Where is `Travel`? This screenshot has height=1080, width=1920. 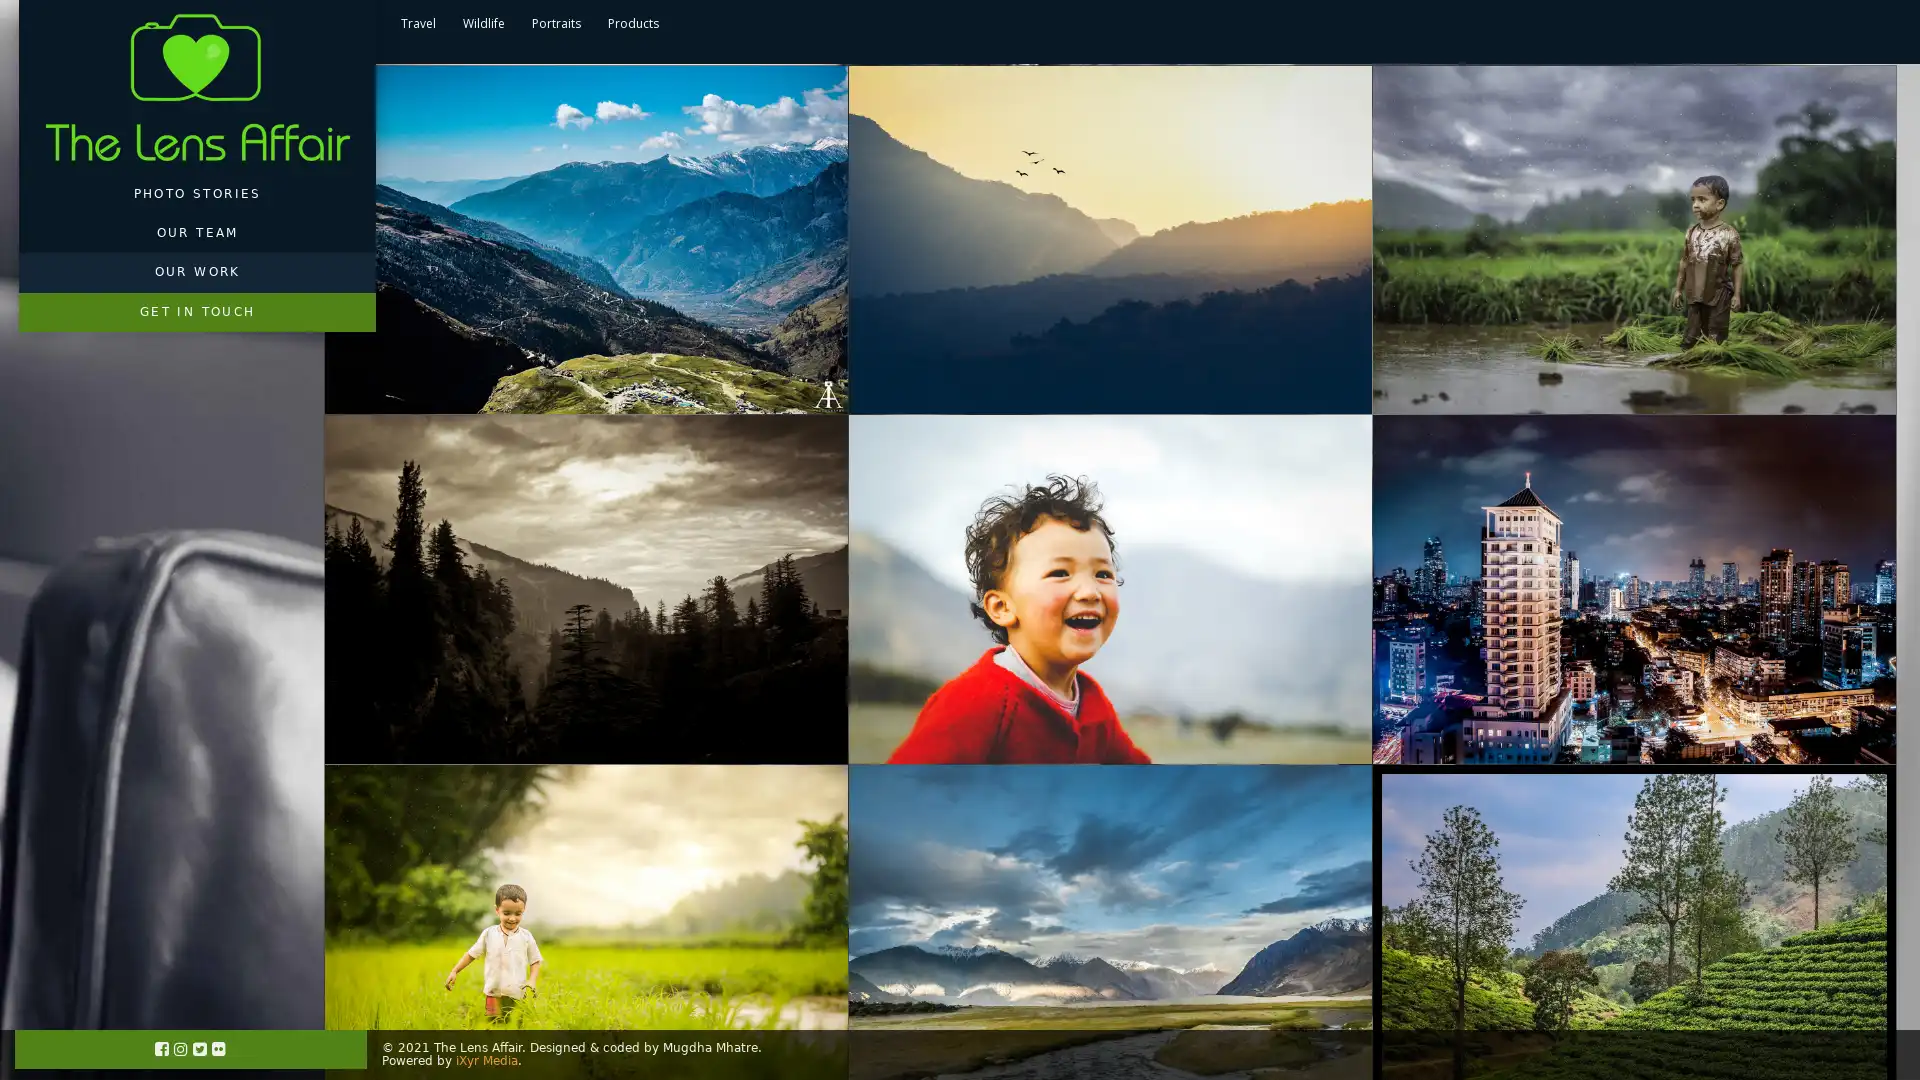
Travel is located at coordinates (416, 23).